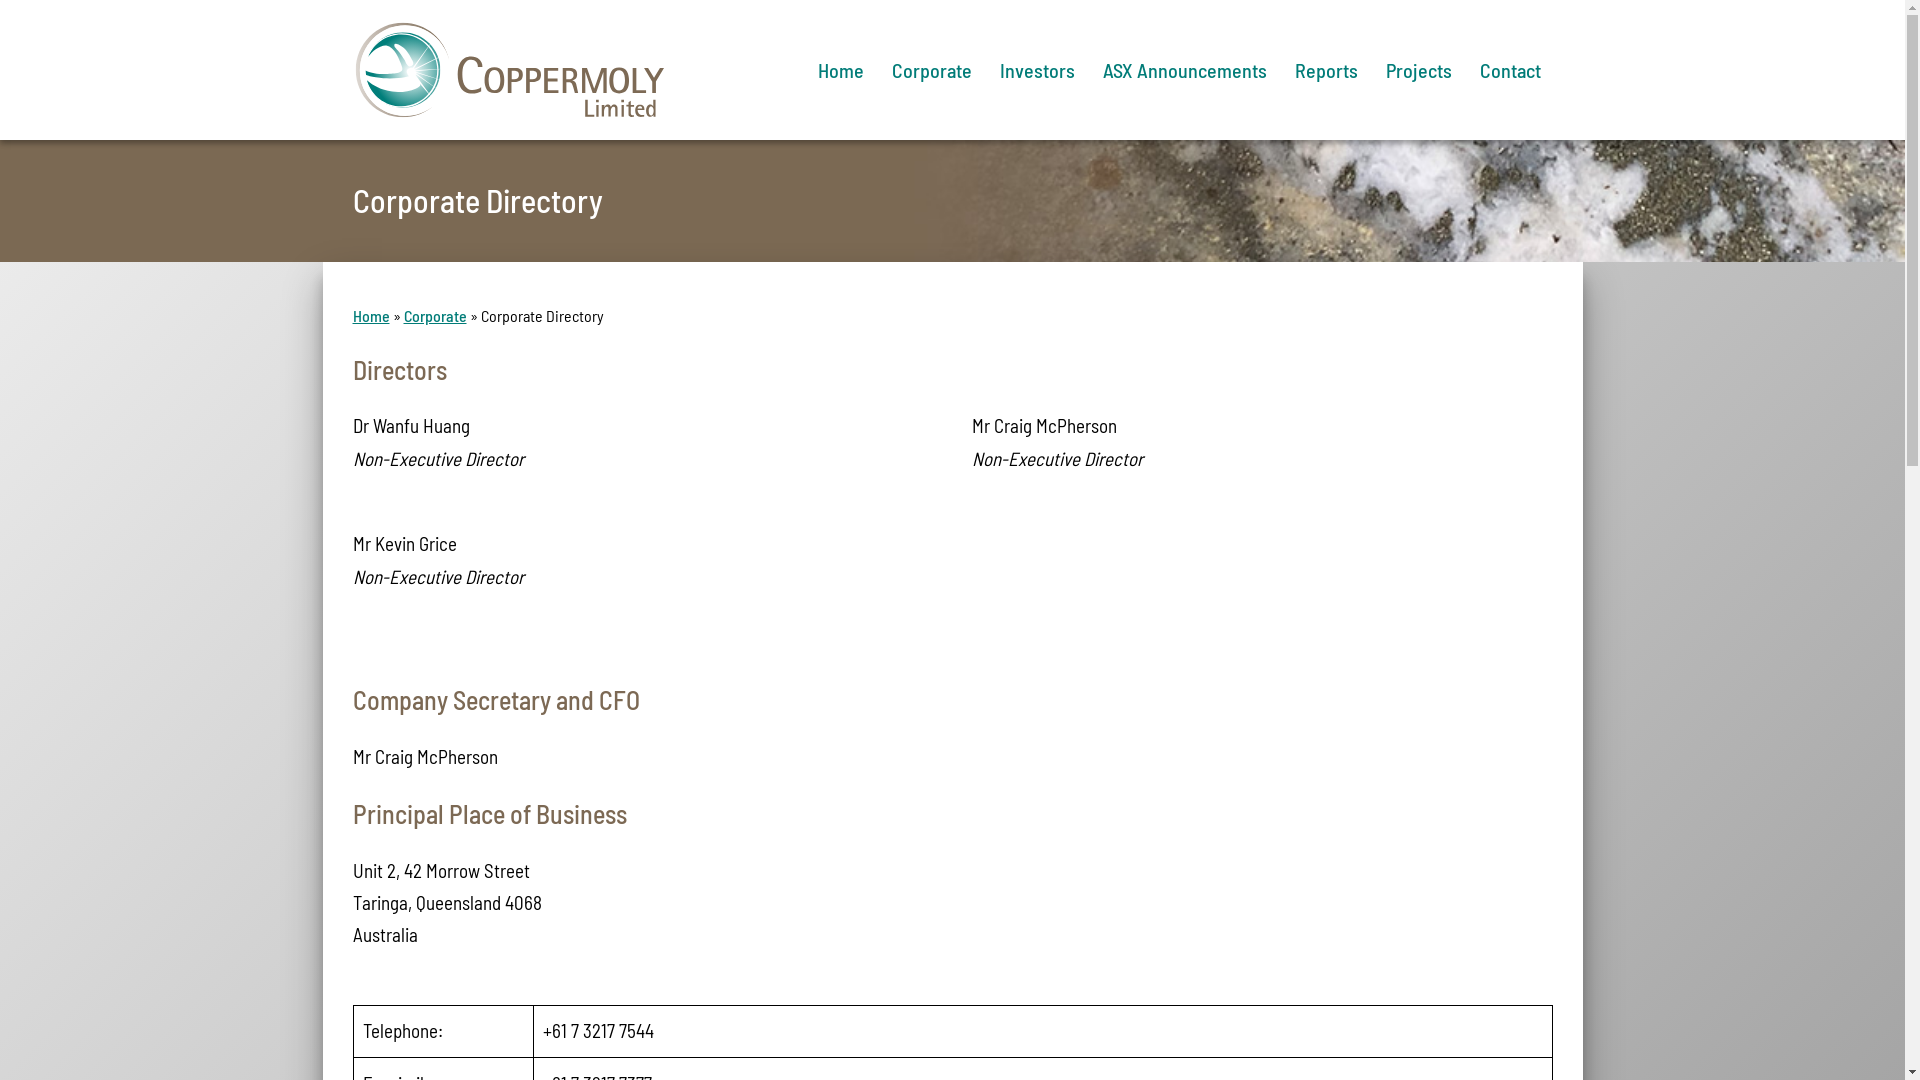 The width and height of the screenshot is (1920, 1080). What do you see at coordinates (351, 315) in the screenshot?
I see `'Home'` at bounding box center [351, 315].